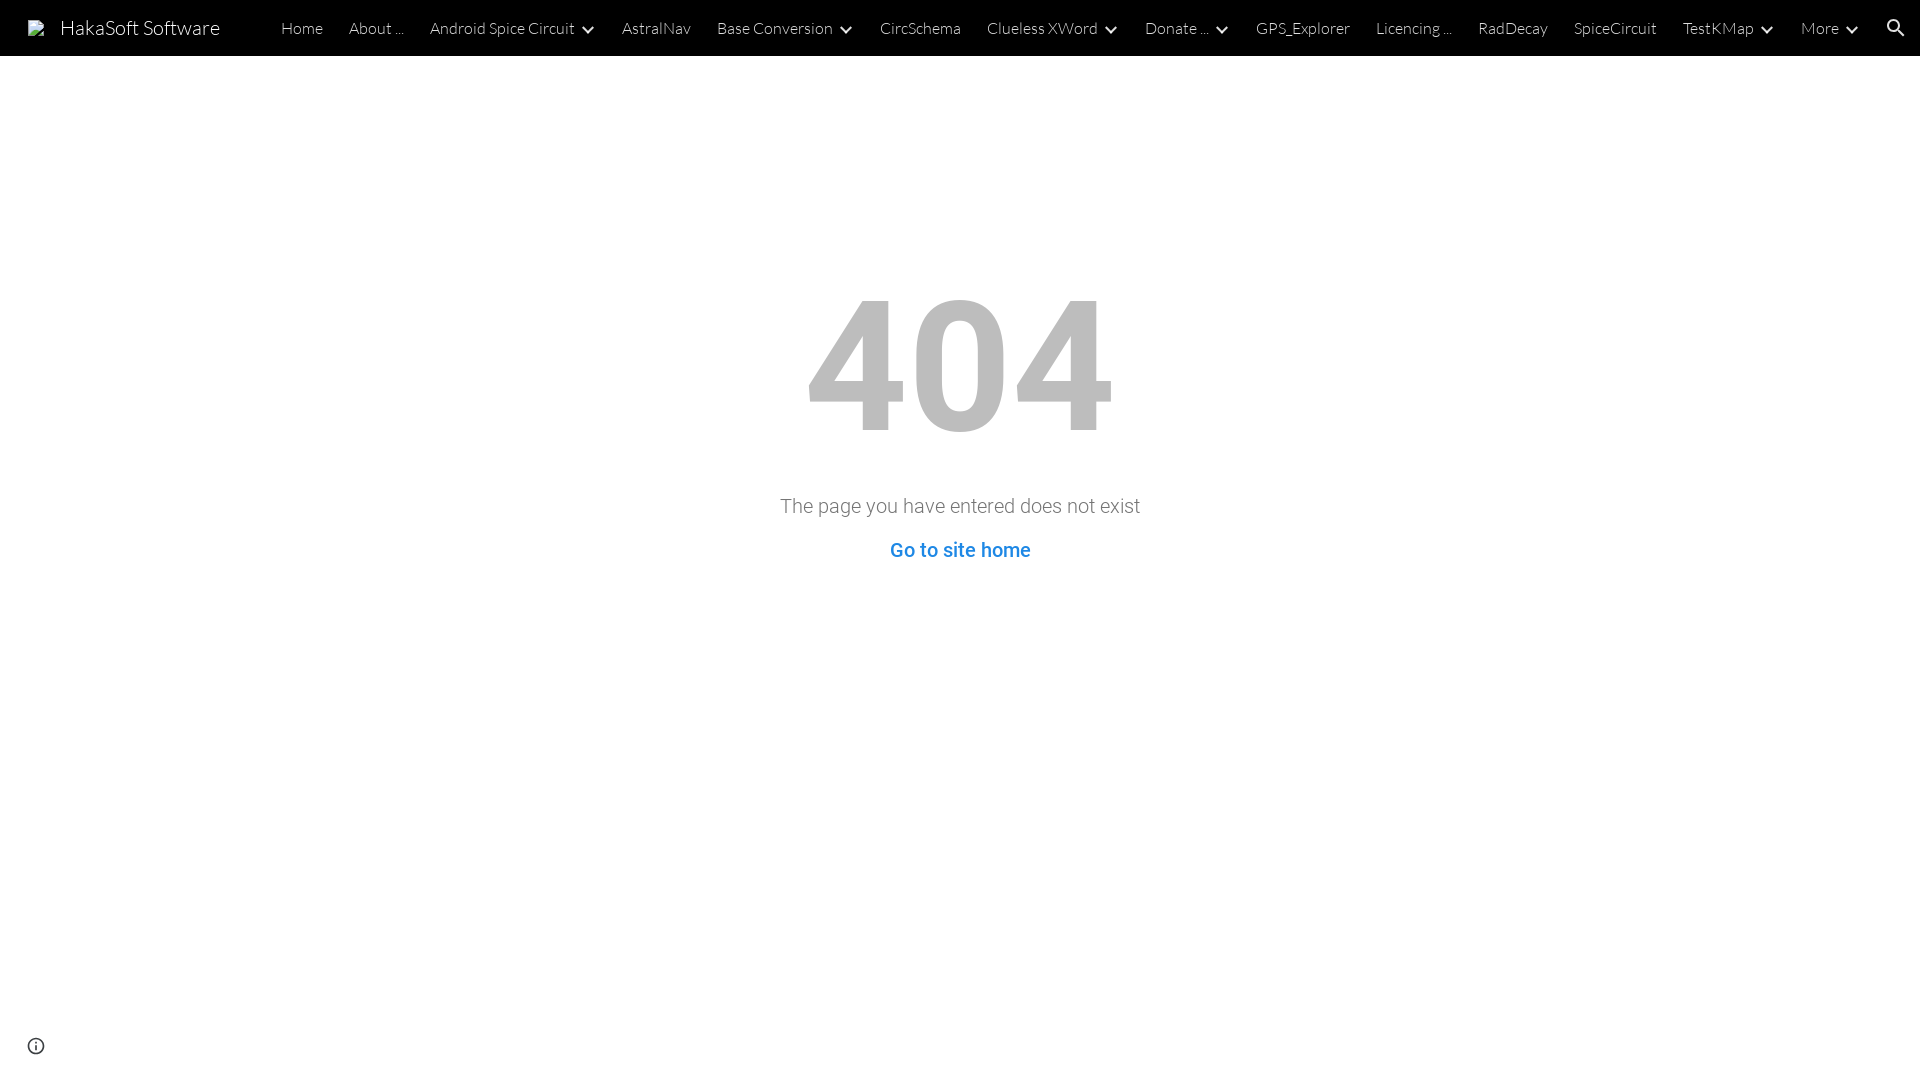 This screenshot has height=1080, width=1920. What do you see at coordinates (1413, 27) in the screenshot?
I see `'Licencing ...'` at bounding box center [1413, 27].